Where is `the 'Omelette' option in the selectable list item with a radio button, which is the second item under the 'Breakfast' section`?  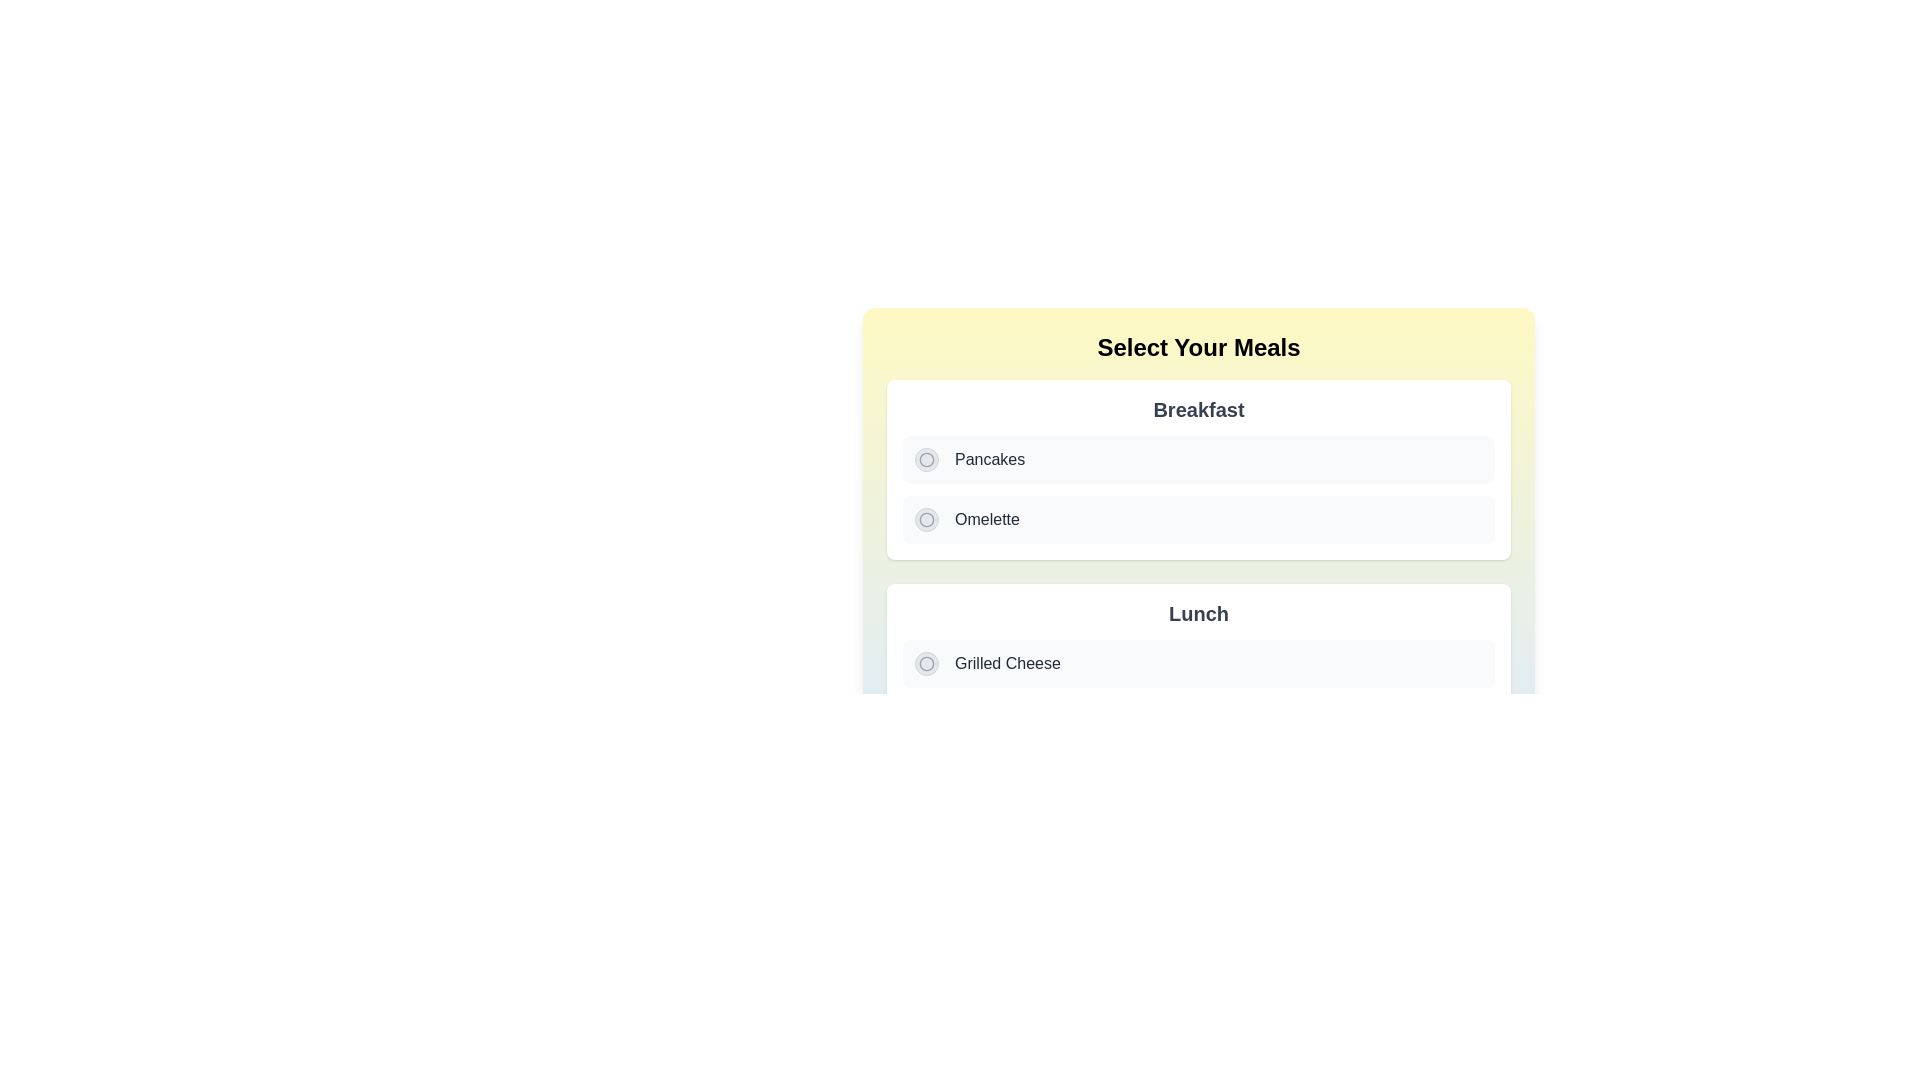
the 'Omelette' option in the selectable list item with a radio button, which is the second item under the 'Breakfast' section is located at coordinates (1199, 519).